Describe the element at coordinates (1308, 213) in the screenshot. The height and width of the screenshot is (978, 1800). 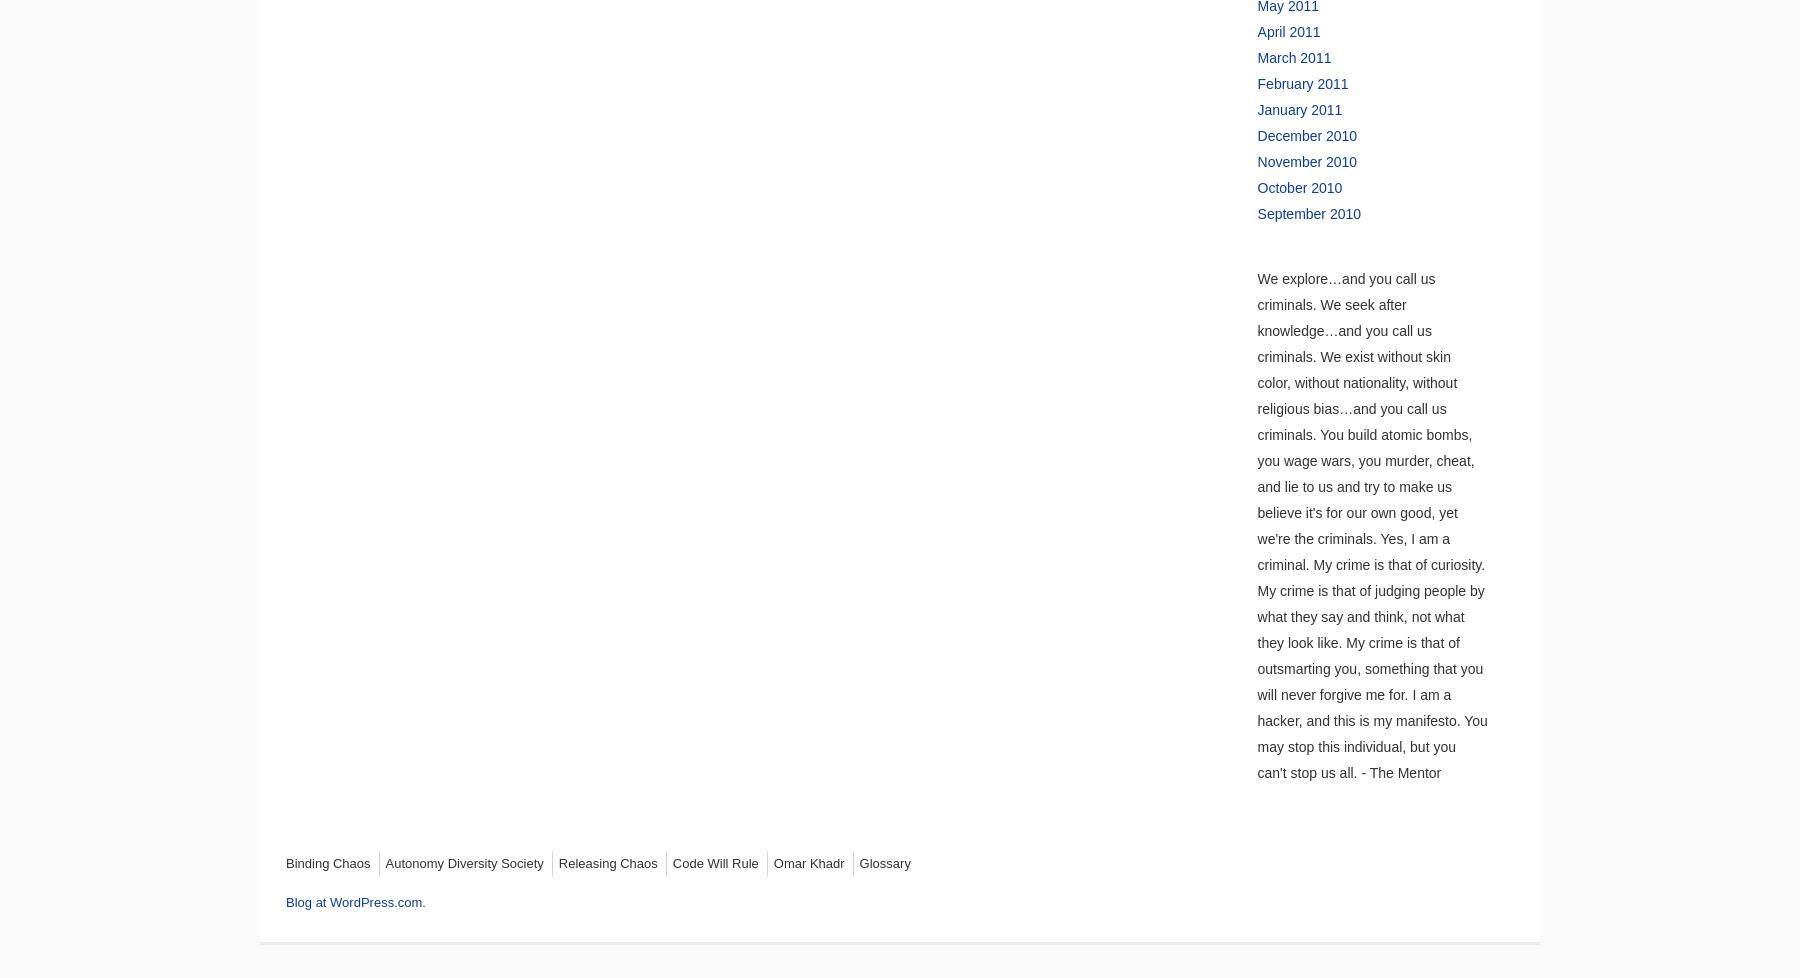
I see `'September 2010'` at that location.